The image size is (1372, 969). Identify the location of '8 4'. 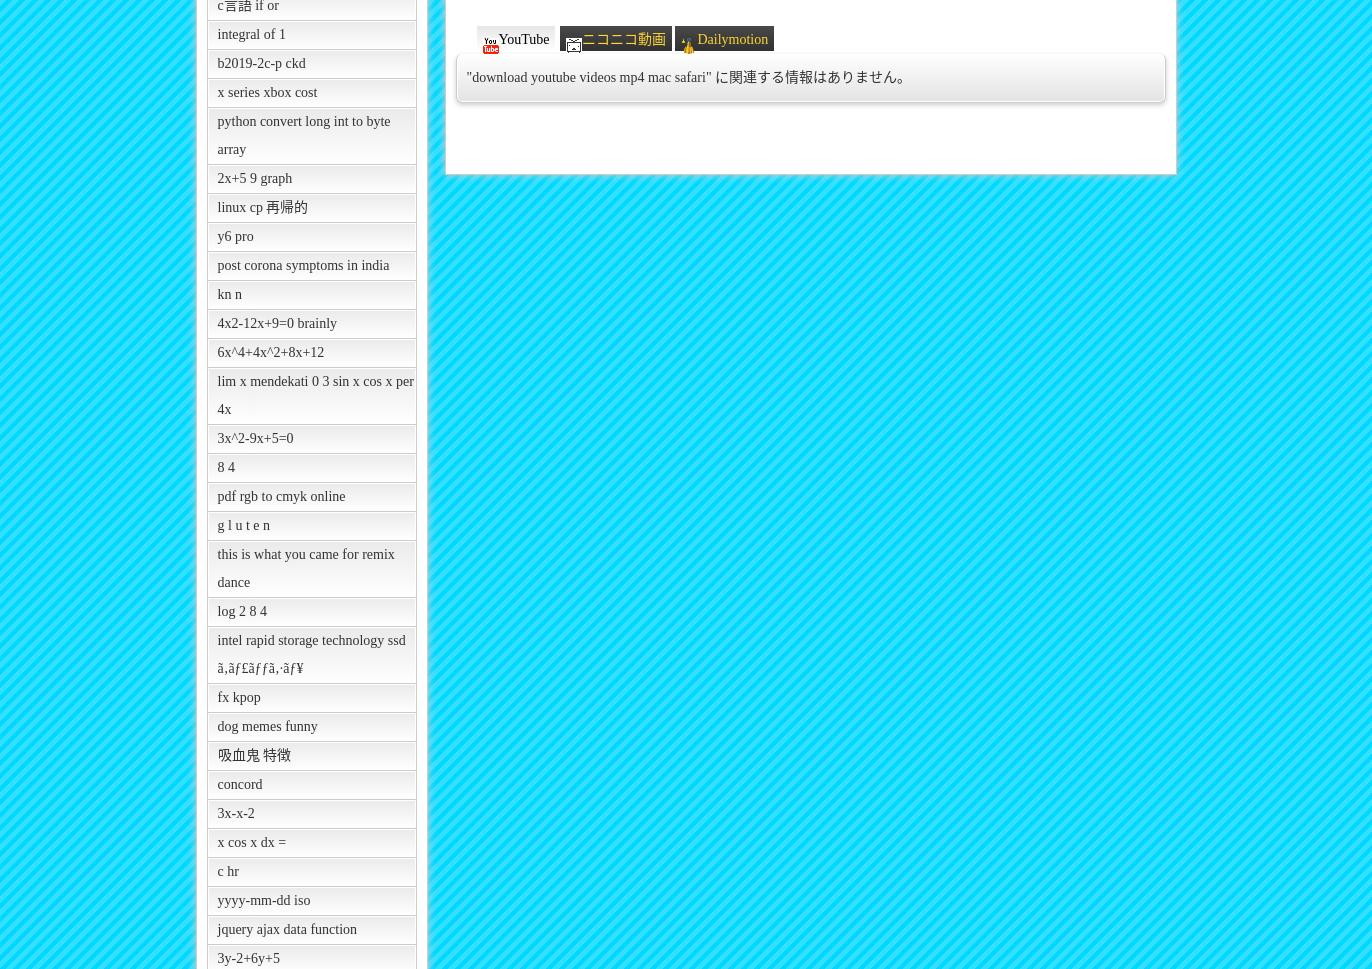
(225, 467).